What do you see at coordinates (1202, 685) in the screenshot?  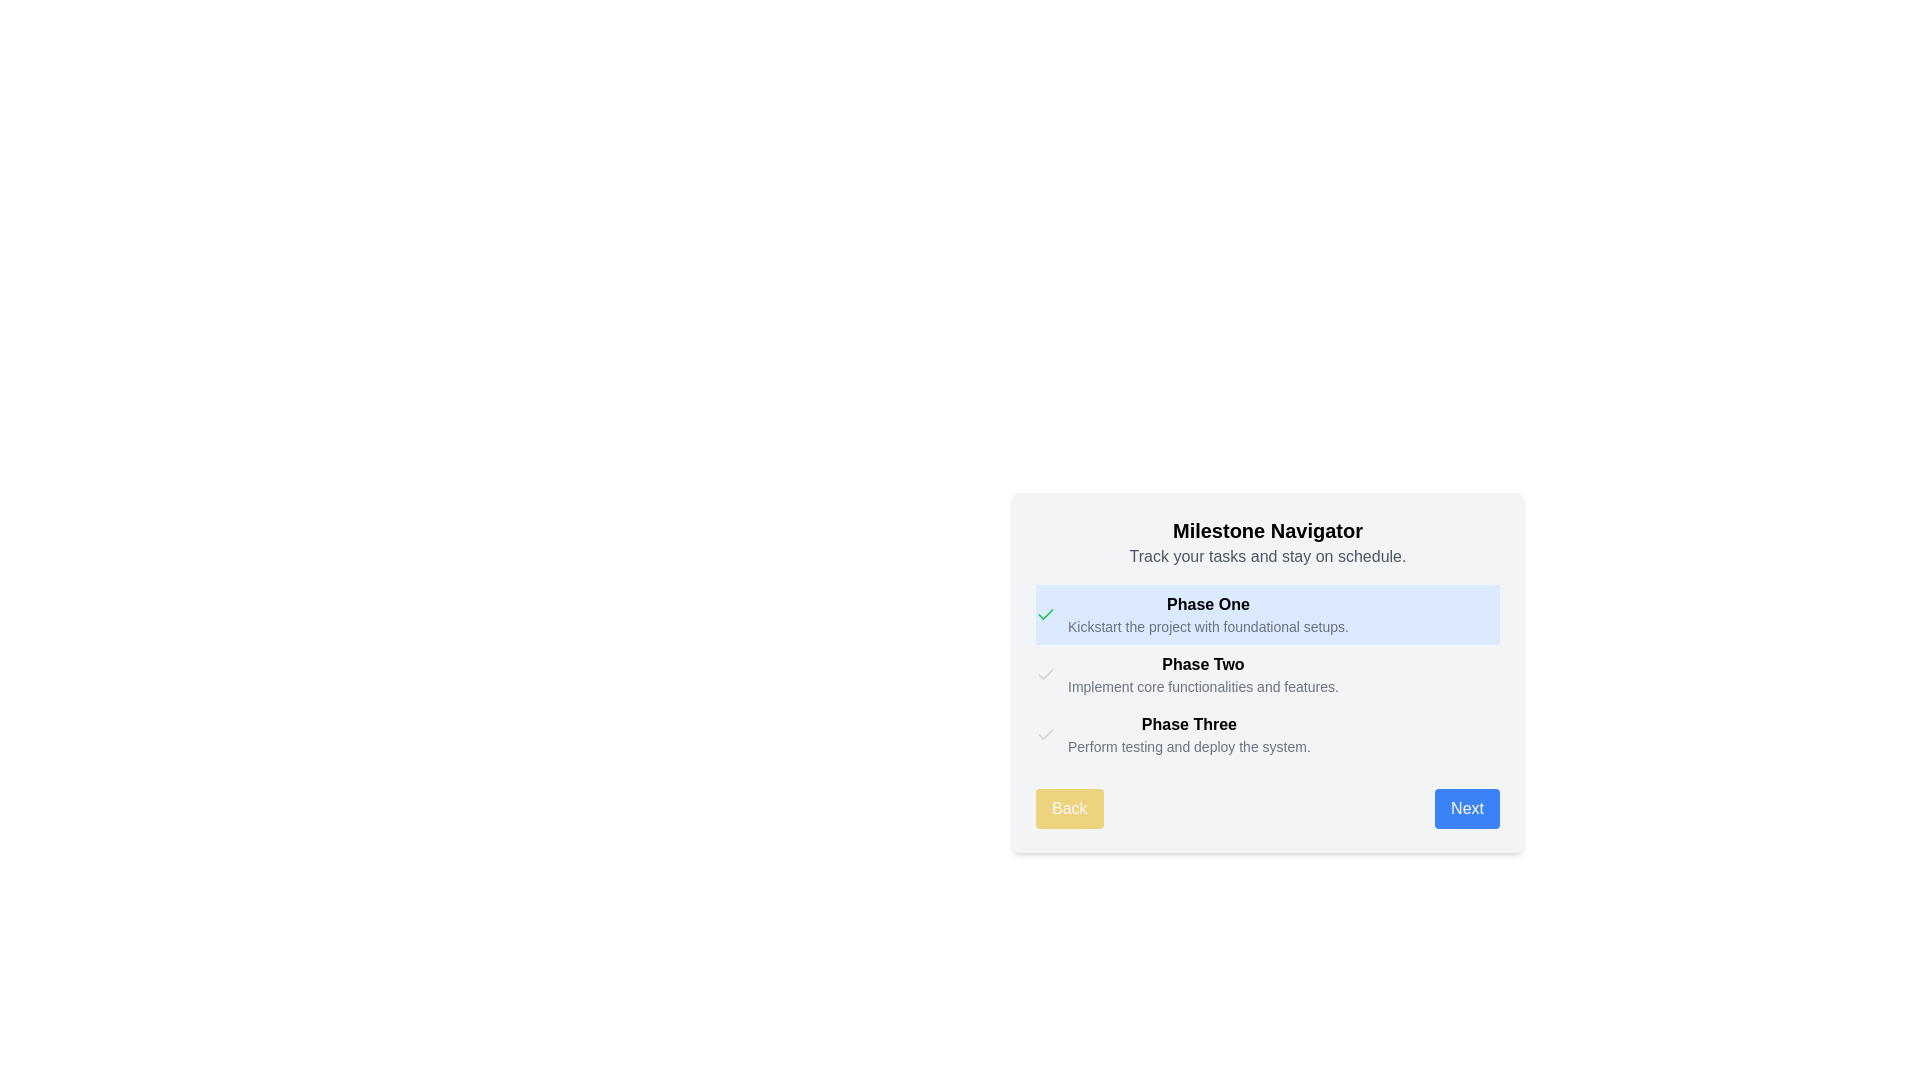 I see `the small, gray text reading 'Implement core functionalities and features' located beneath the 'Phase Two' heading` at bounding box center [1202, 685].